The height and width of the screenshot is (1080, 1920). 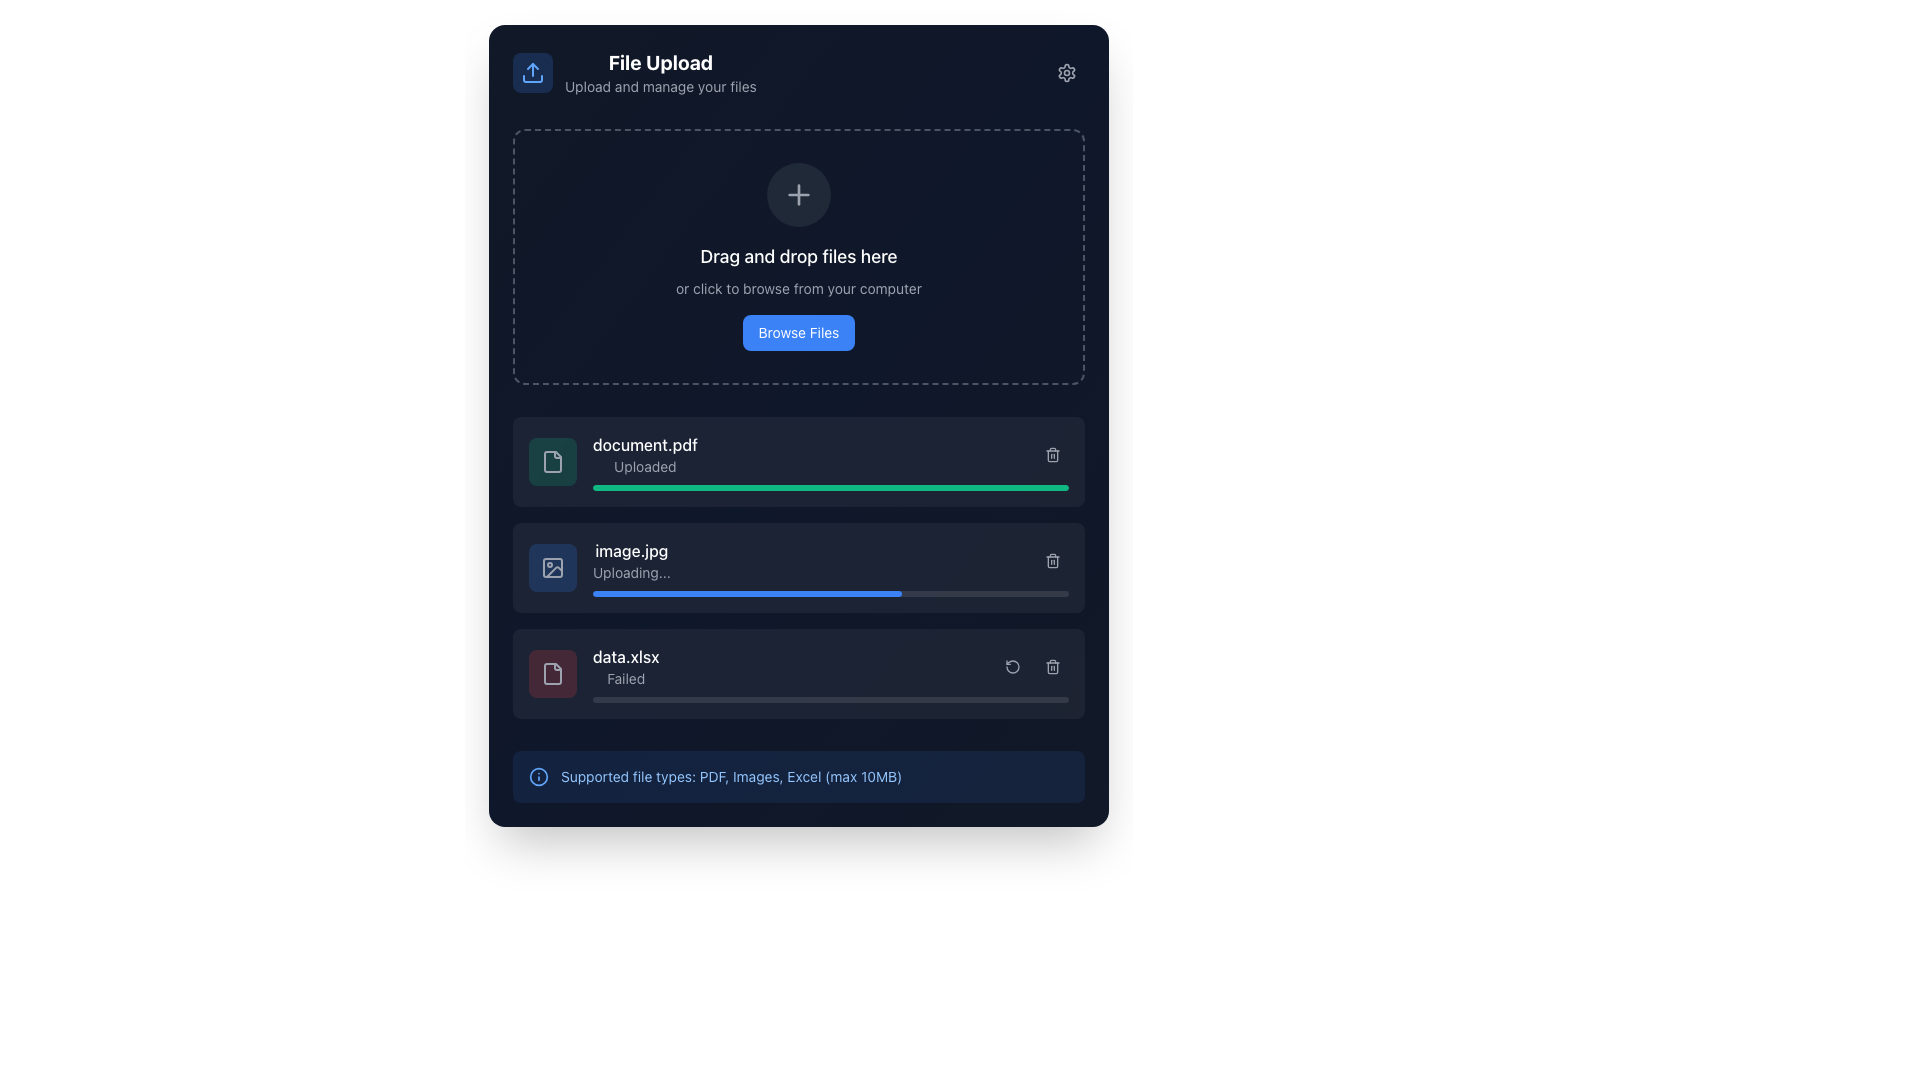 What do you see at coordinates (830, 462) in the screenshot?
I see `the file entry for 'document.pdf' with status 'Uploaded'` at bounding box center [830, 462].